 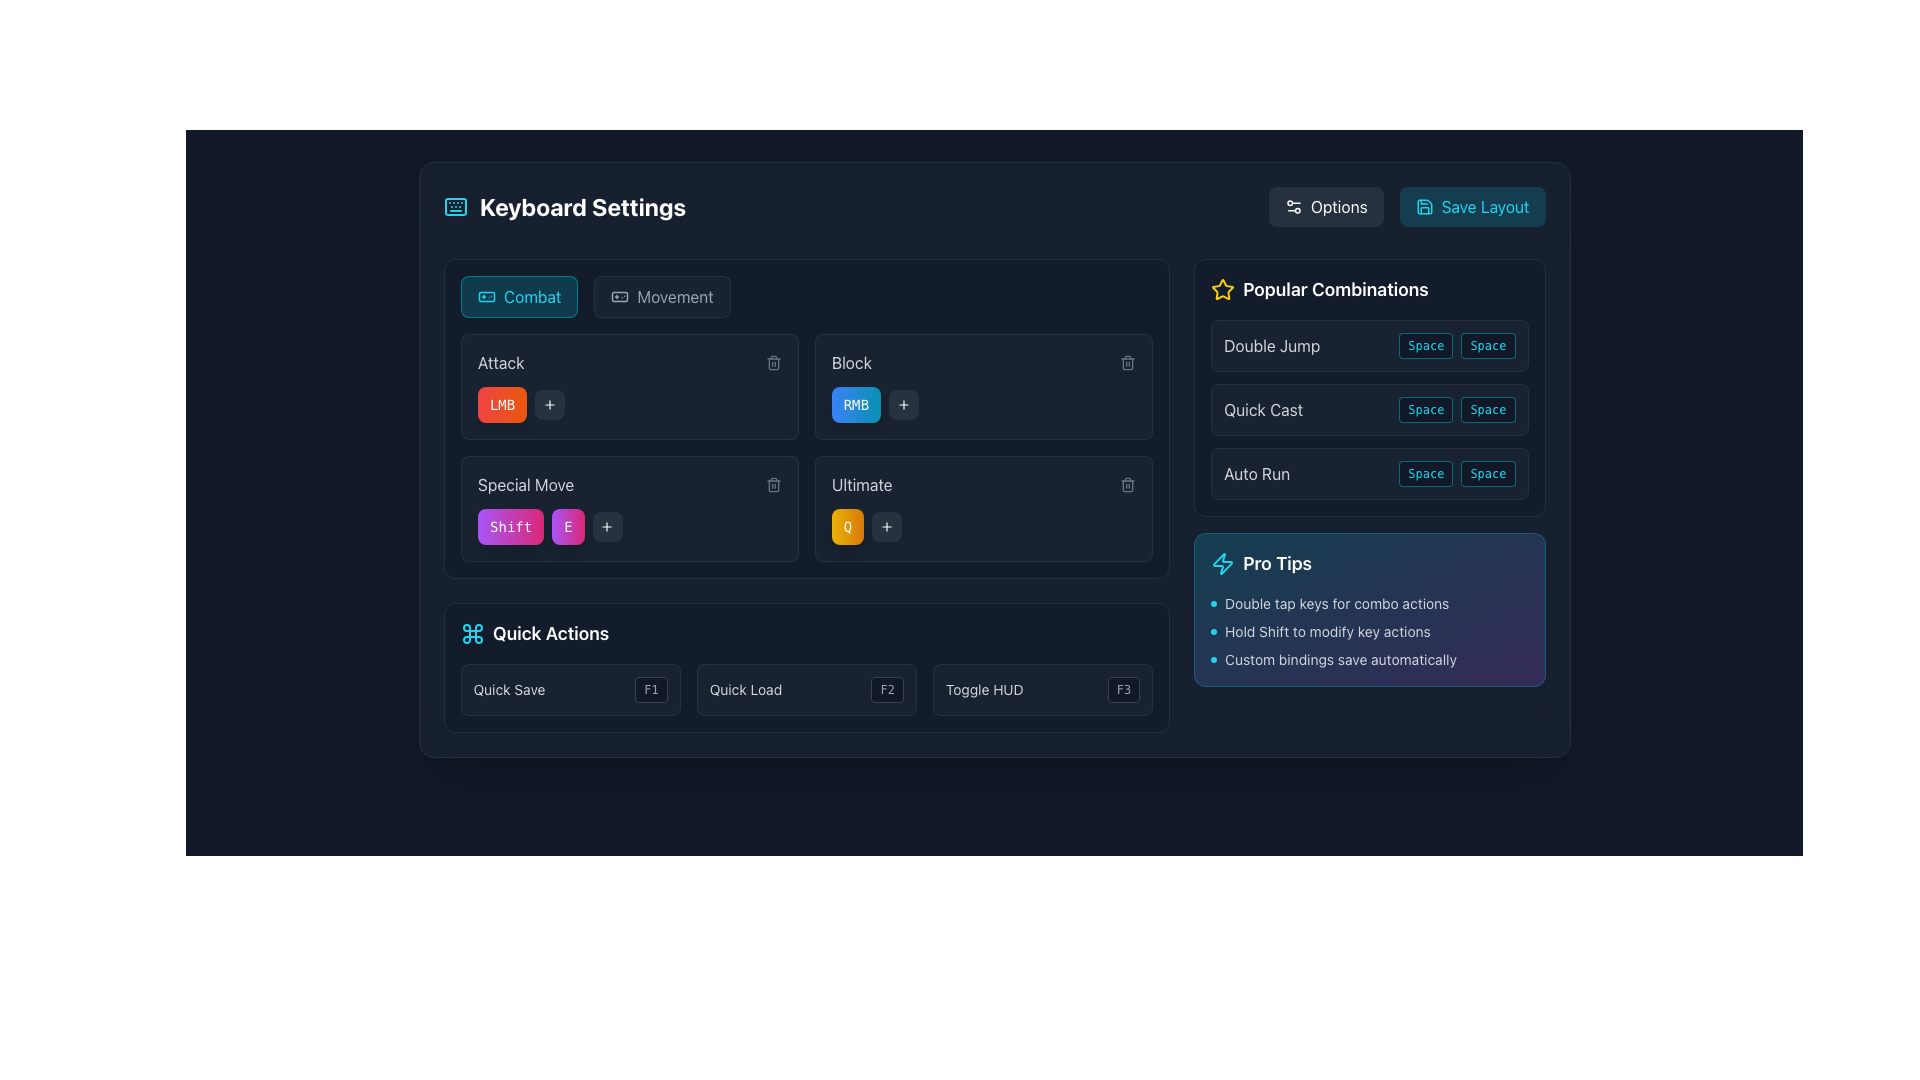 What do you see at coordinates (510, 526) in the screenshot?
I see `the visual indication button for the 'Special Move' action, representing the 'Shift' key, located in the 'Special Move' section of the 'Keyboard Settings' interface` at bounding box center [510, 526].